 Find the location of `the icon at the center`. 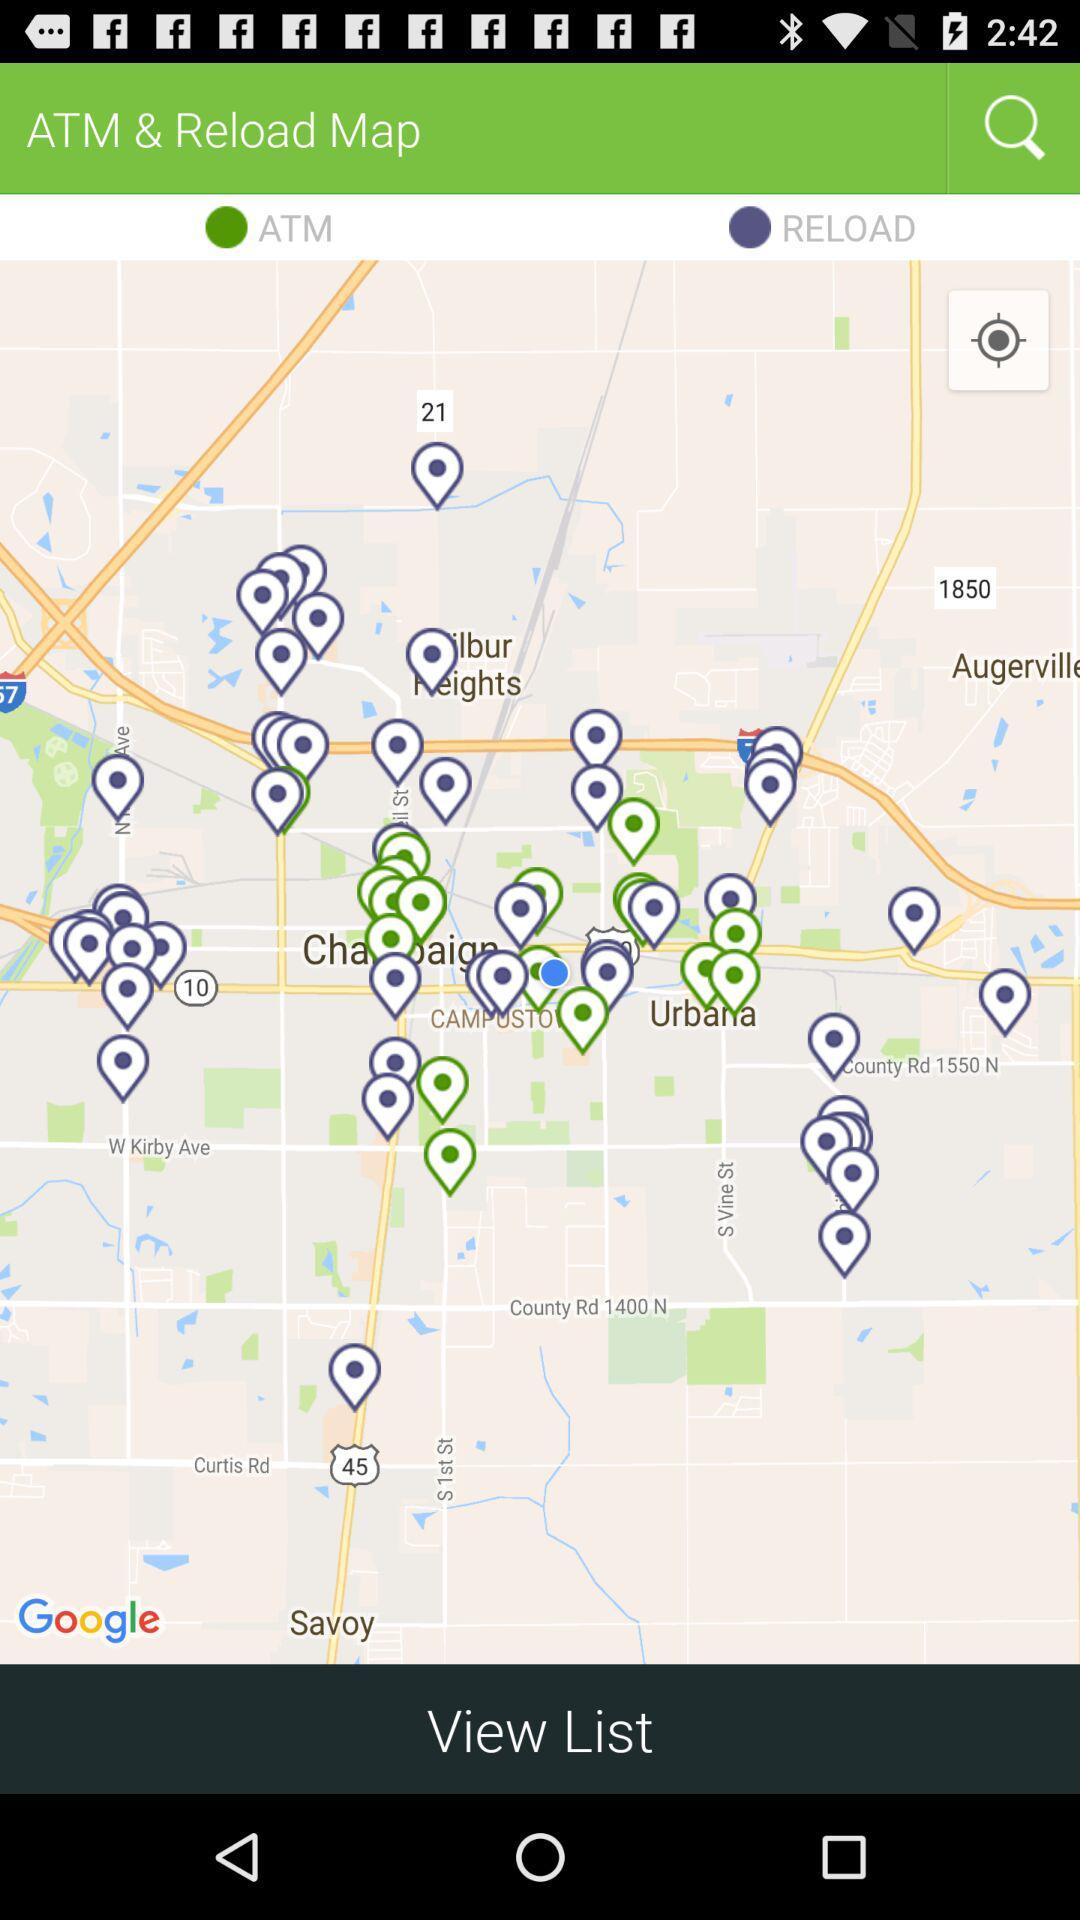

the icon at the center is located at coordinates (540, 962).